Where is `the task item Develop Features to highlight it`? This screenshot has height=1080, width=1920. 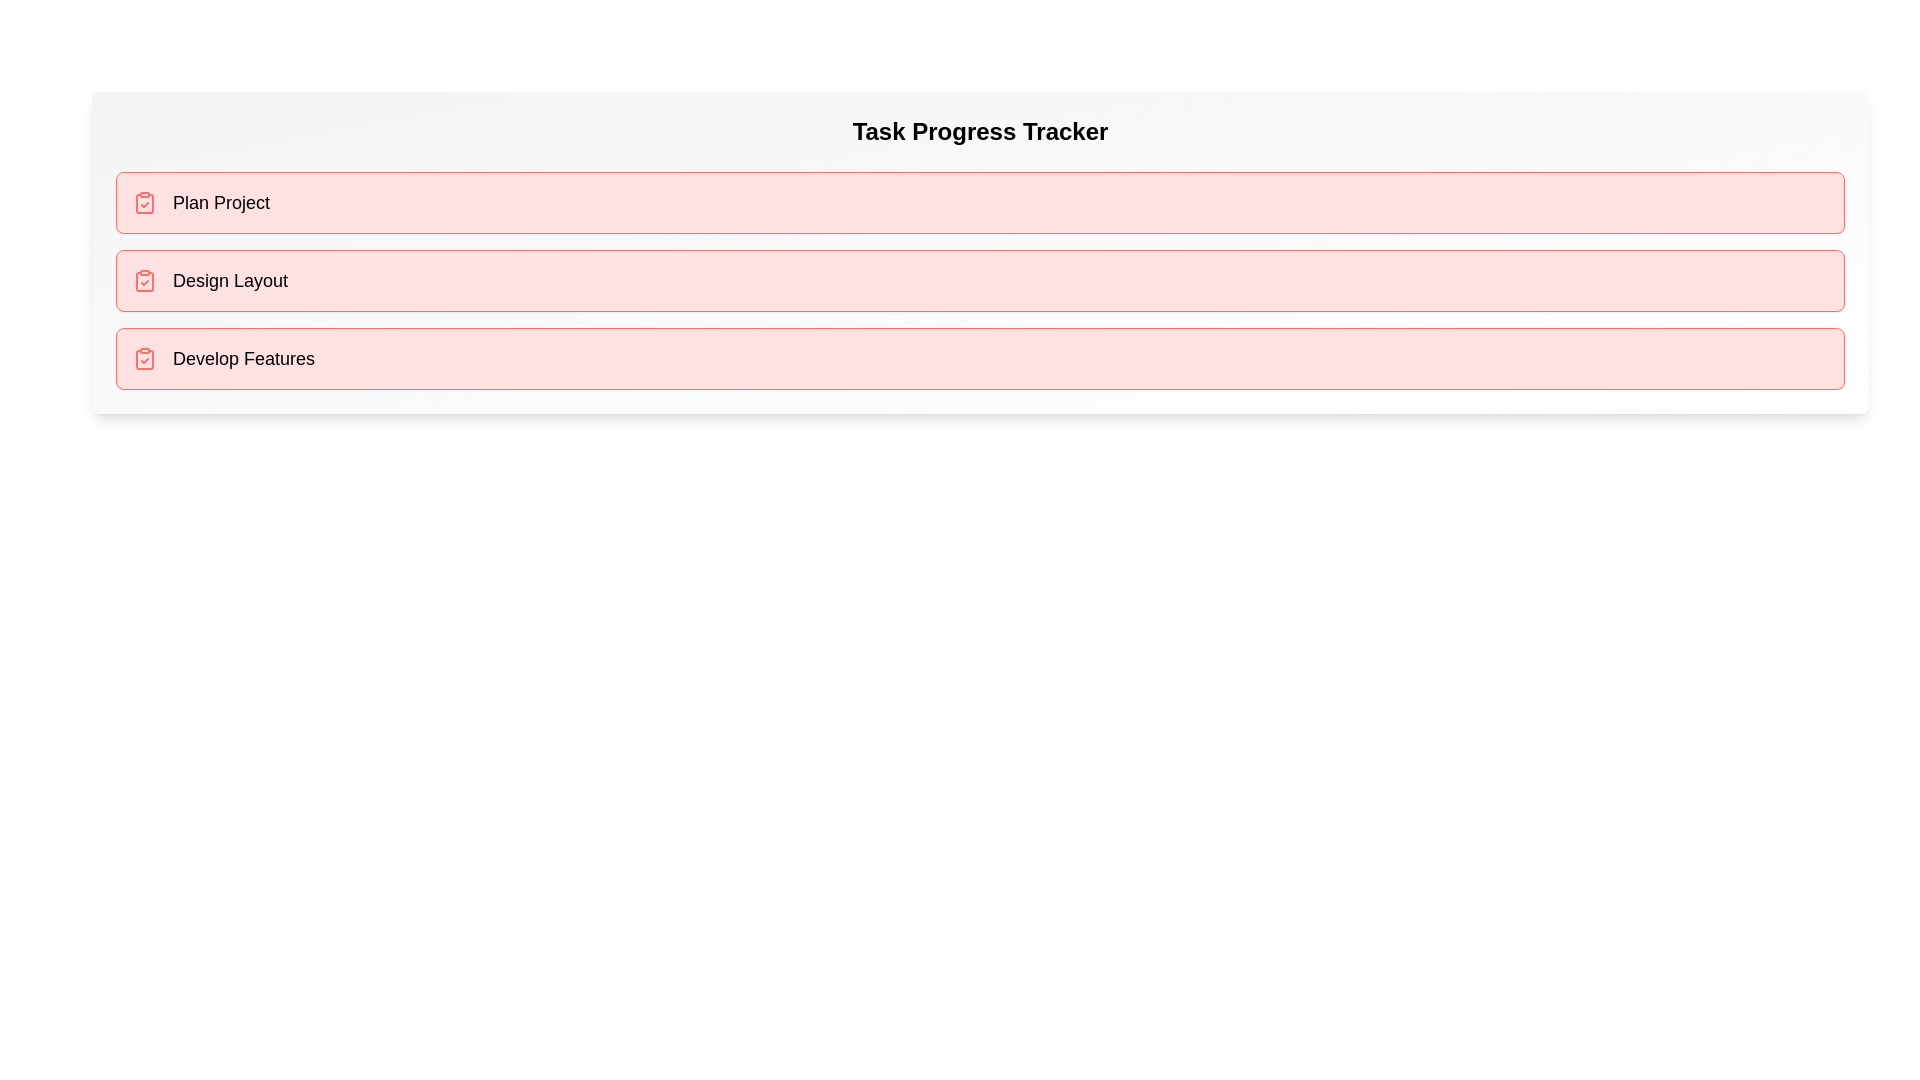 the task item Develop Features to highlight it is located at coordinates (980, 357).